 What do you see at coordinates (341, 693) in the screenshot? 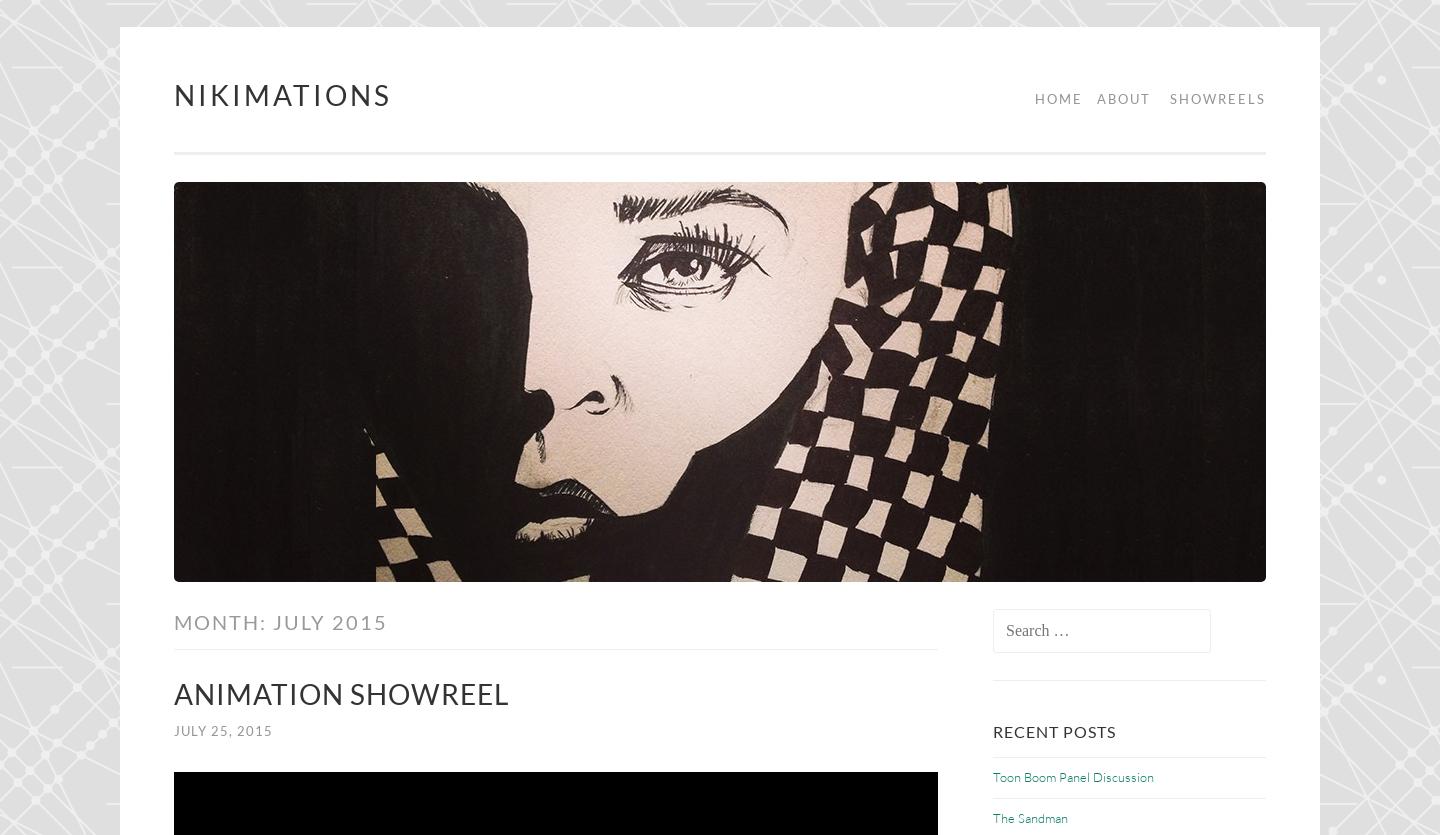
I see `'Animation Showreel'` at bounding box center [341, 693].